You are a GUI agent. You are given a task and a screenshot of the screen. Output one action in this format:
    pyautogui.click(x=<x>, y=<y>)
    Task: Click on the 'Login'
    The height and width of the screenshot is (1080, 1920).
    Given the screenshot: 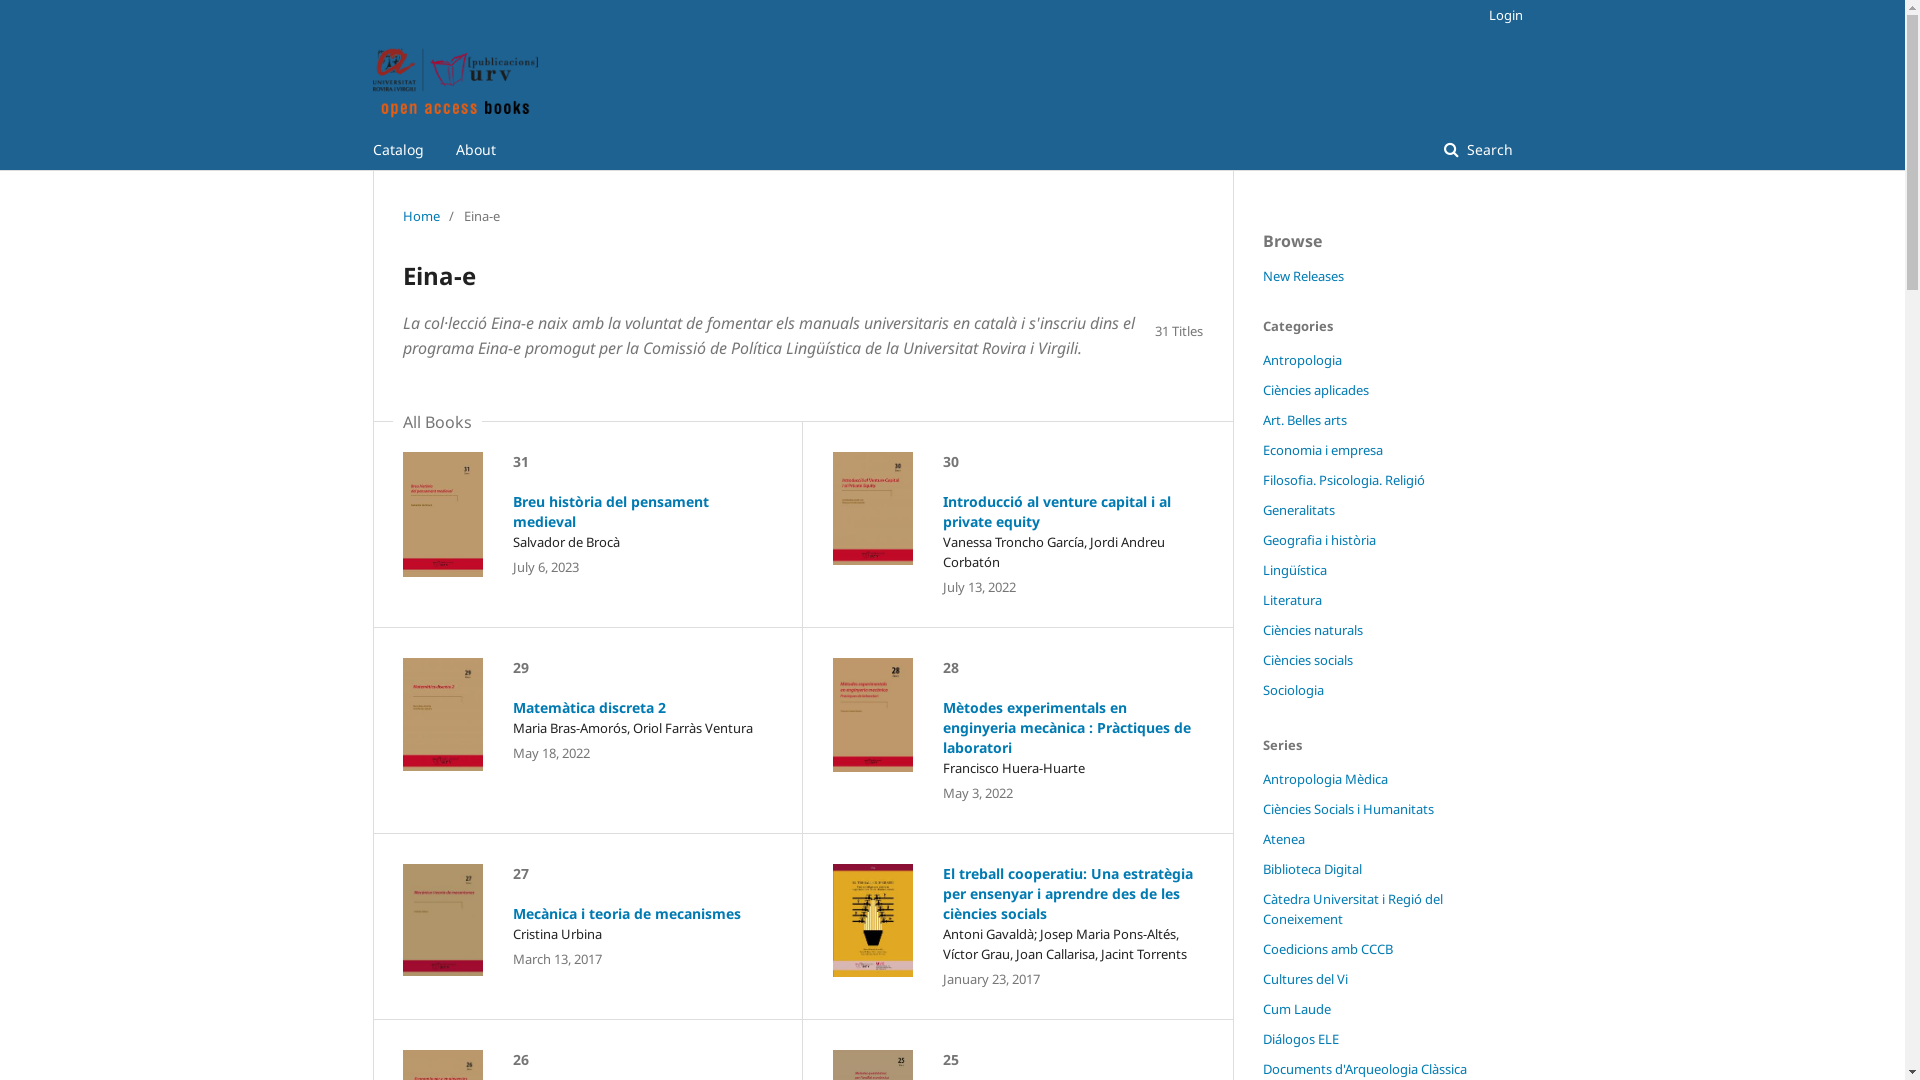 What is the action you would take?
    pyautogui.click(x=1499, y=15)
    